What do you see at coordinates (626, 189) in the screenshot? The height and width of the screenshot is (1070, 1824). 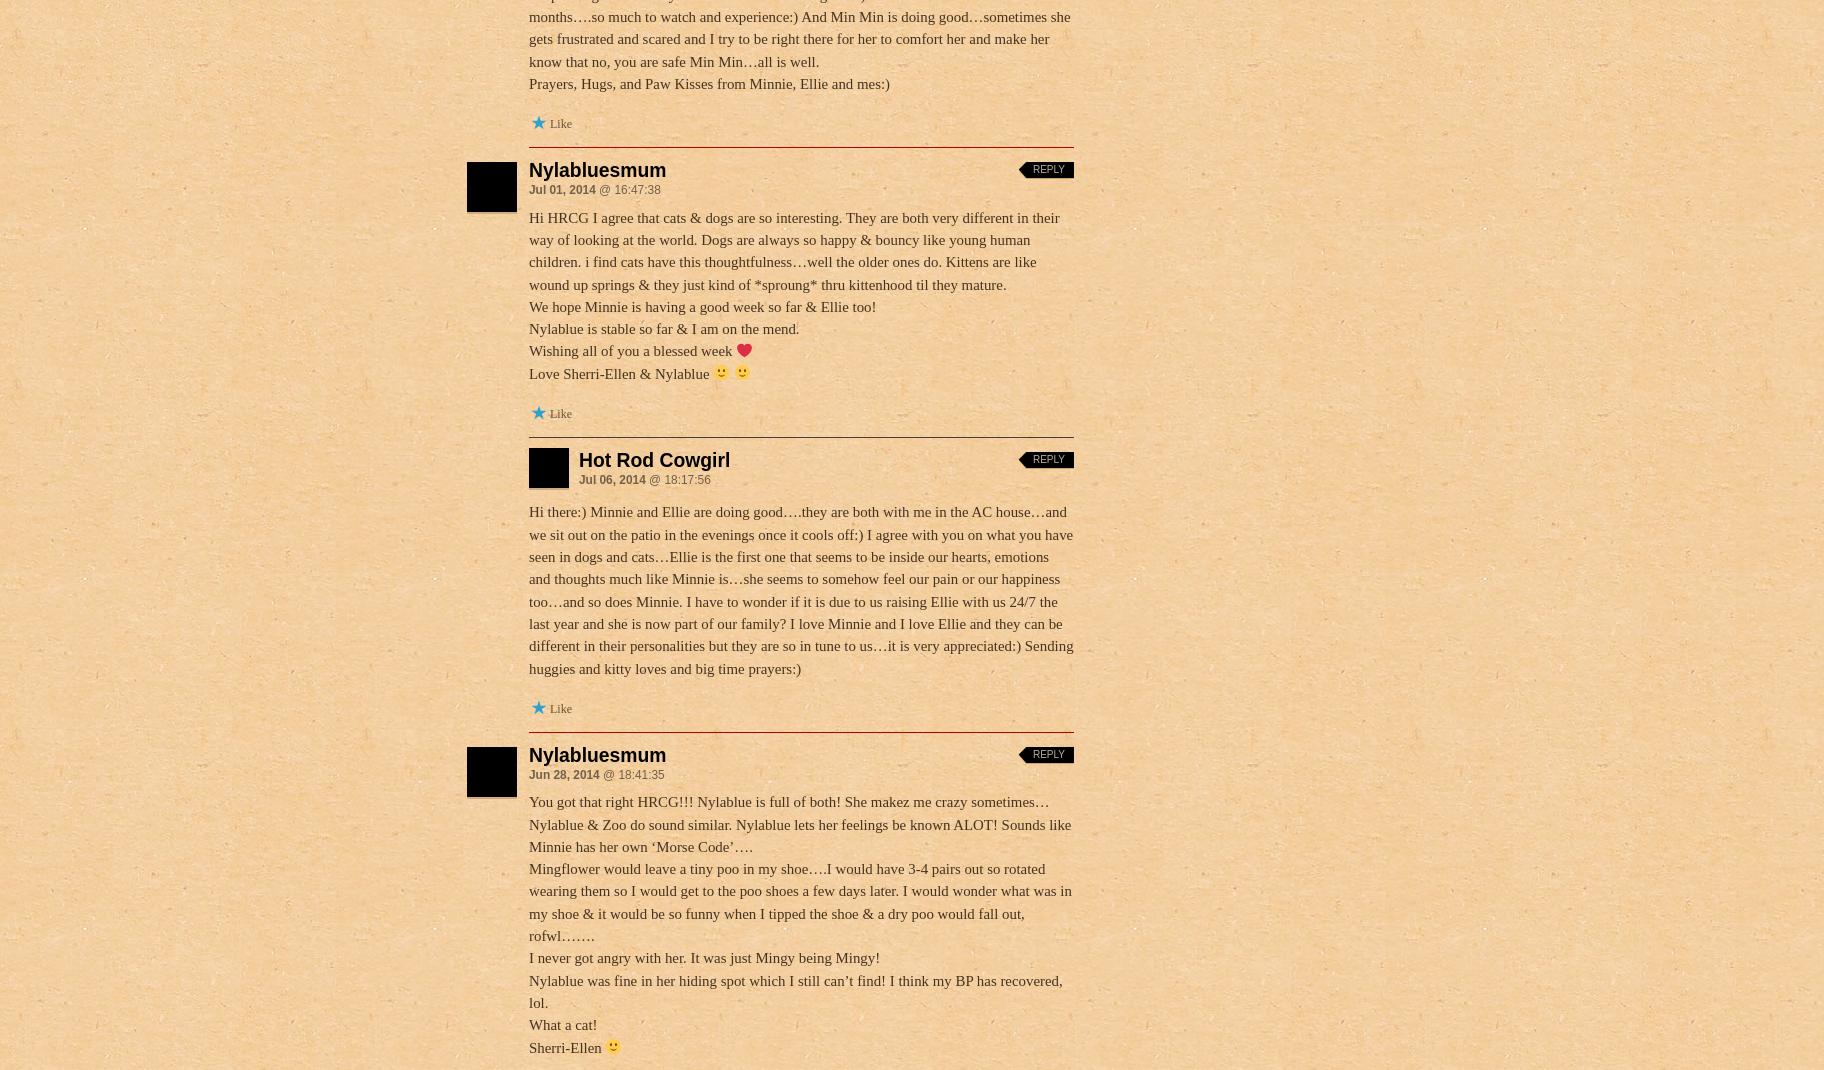 I see `'@ 16:47:38'` at bounding box center [626, 189].